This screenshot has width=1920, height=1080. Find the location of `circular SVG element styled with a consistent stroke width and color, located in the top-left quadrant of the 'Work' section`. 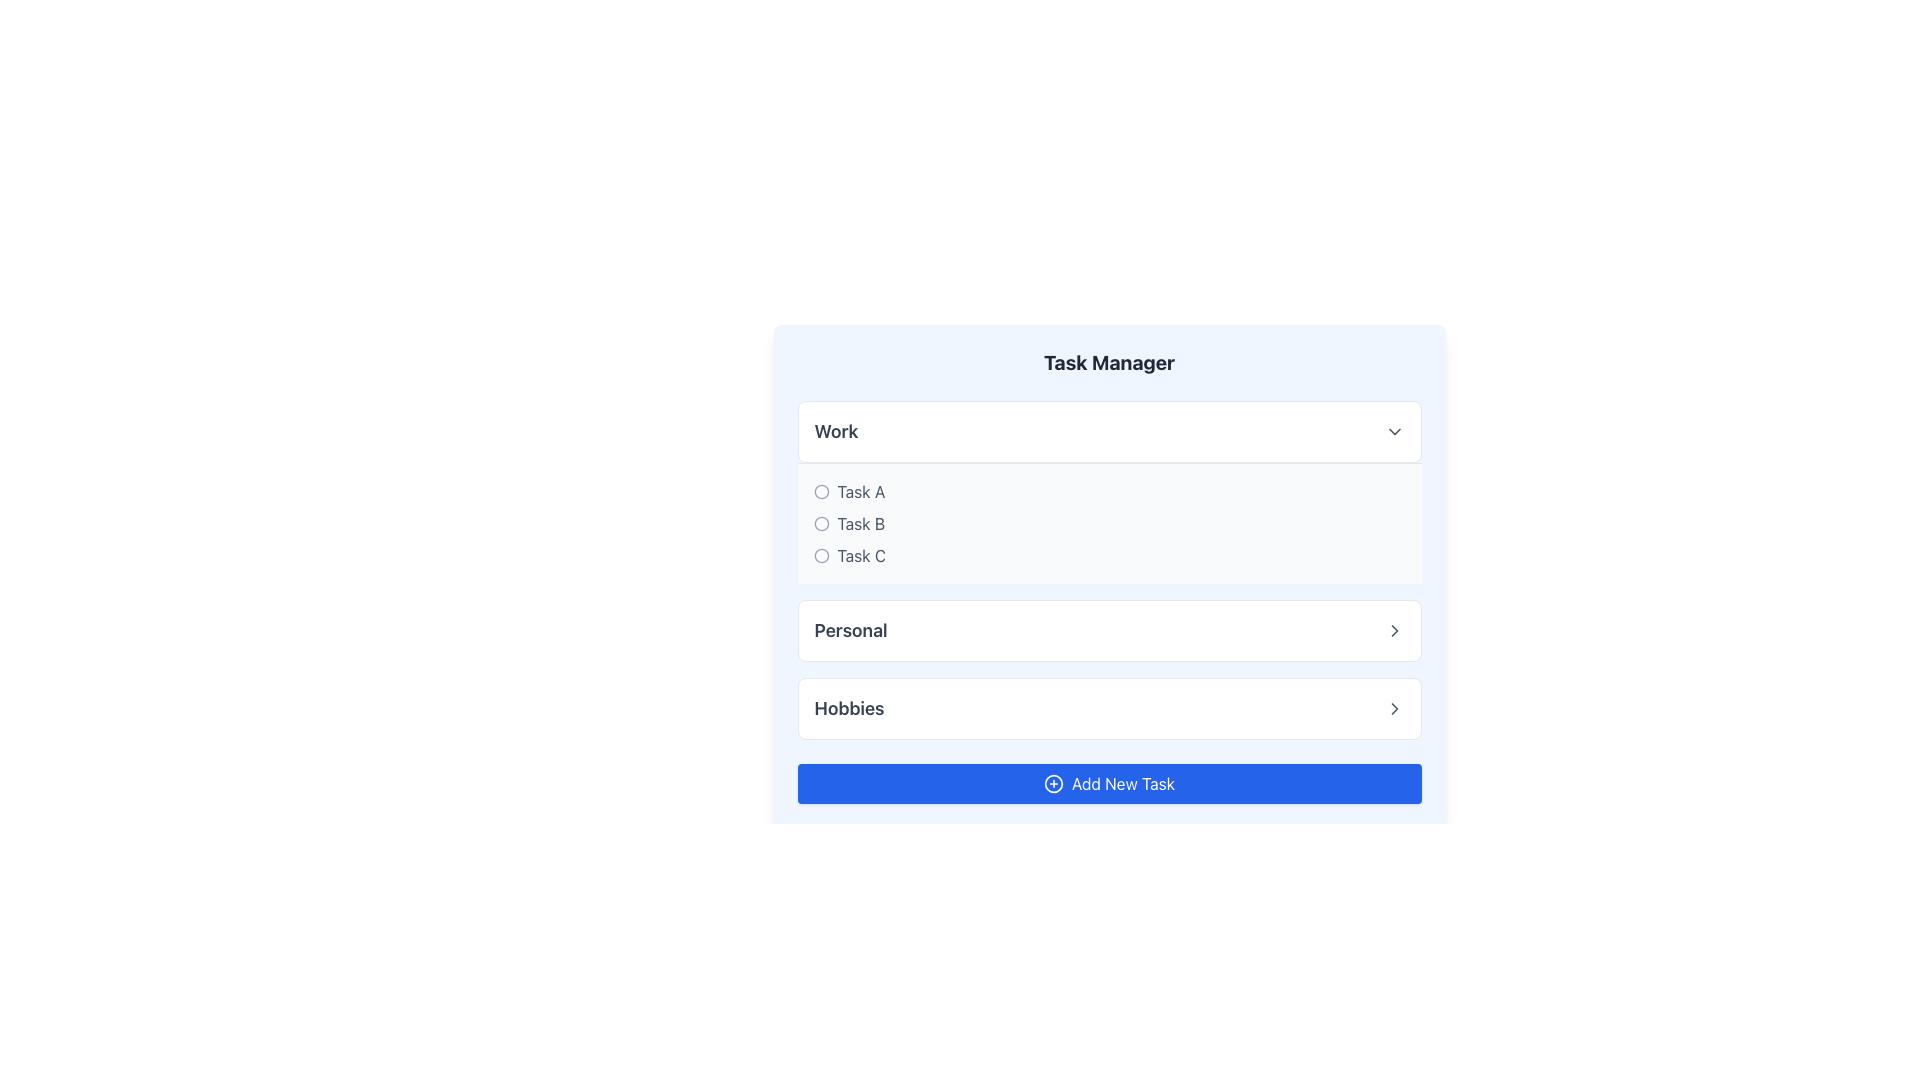

circular SVG element styled with a consistent stroke width and color, located in the top-left quadrant of the 'Work' section is located at coordinates (821, 492).